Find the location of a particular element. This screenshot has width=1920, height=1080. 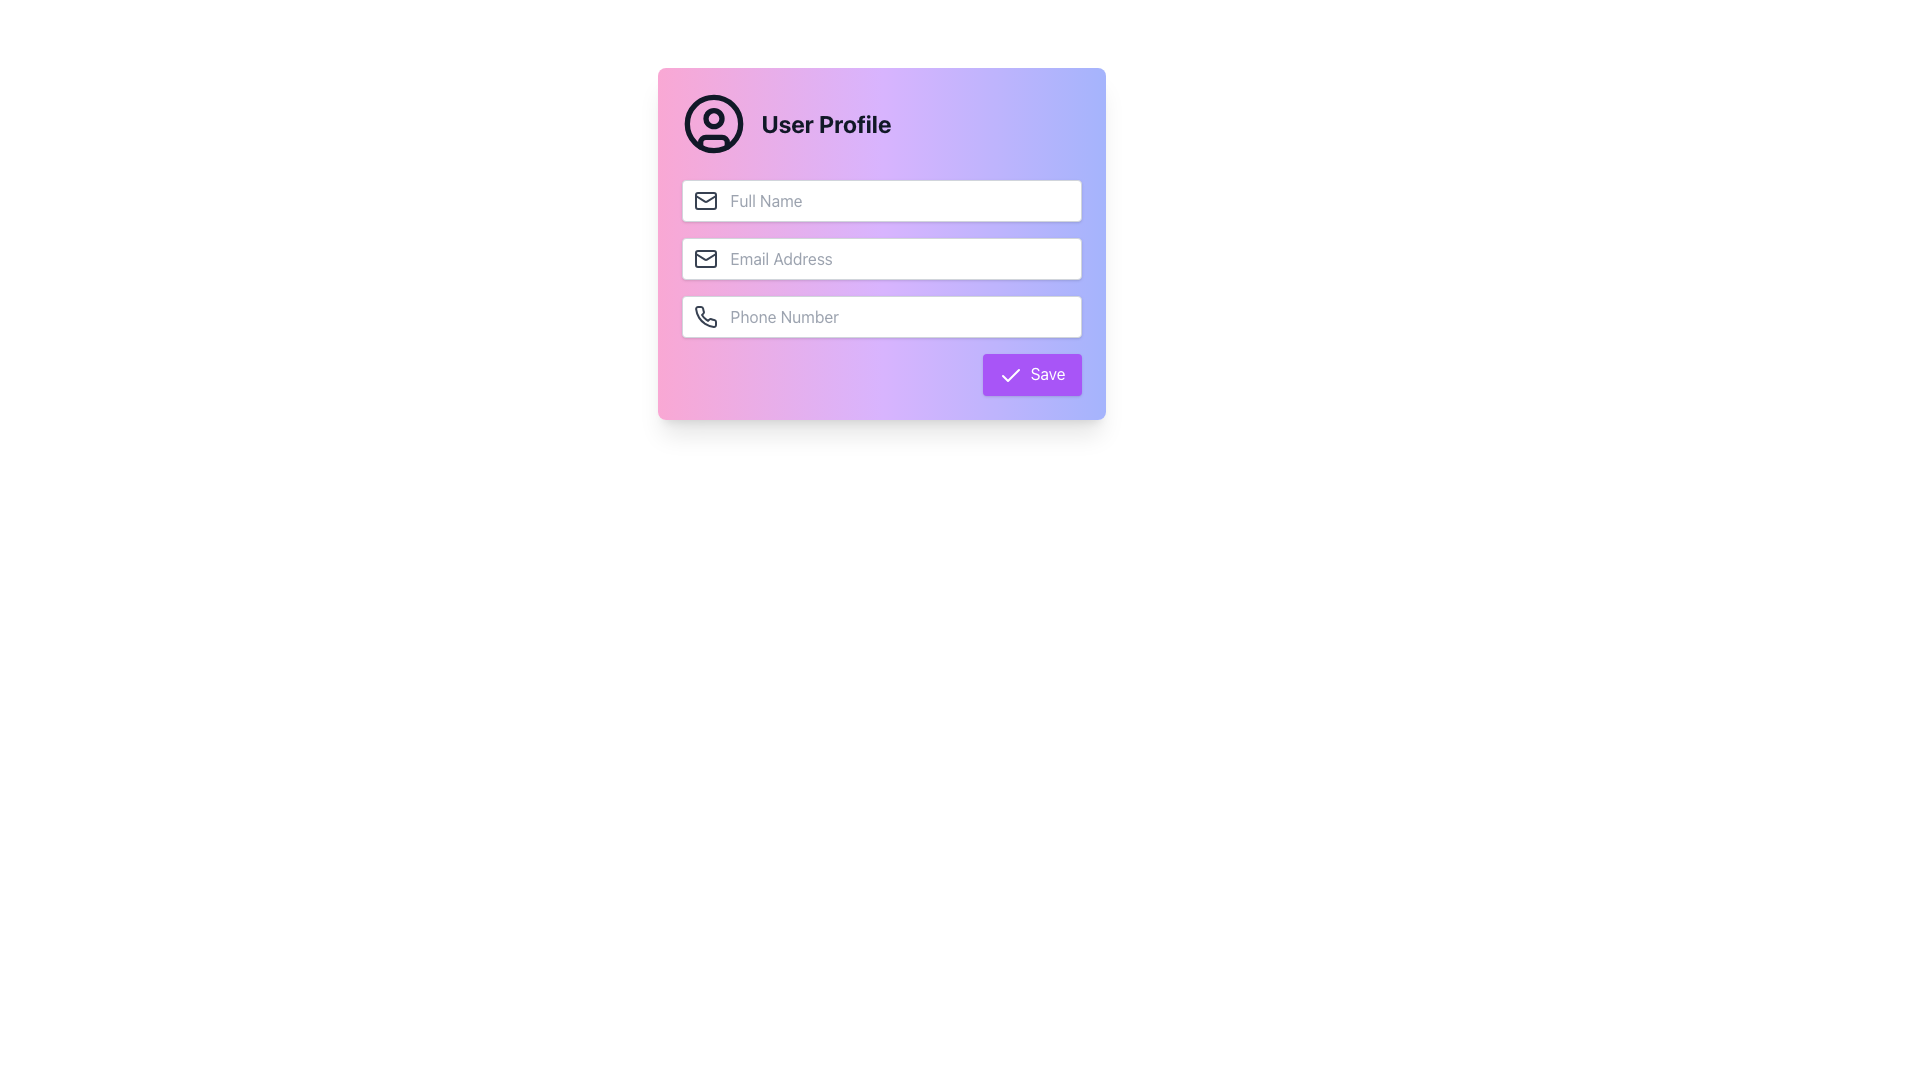

the phone icon located within the 'User Profile' form, which visually indicates the purpose of the adjacent phone number input field is located at coordinates (705, 315).